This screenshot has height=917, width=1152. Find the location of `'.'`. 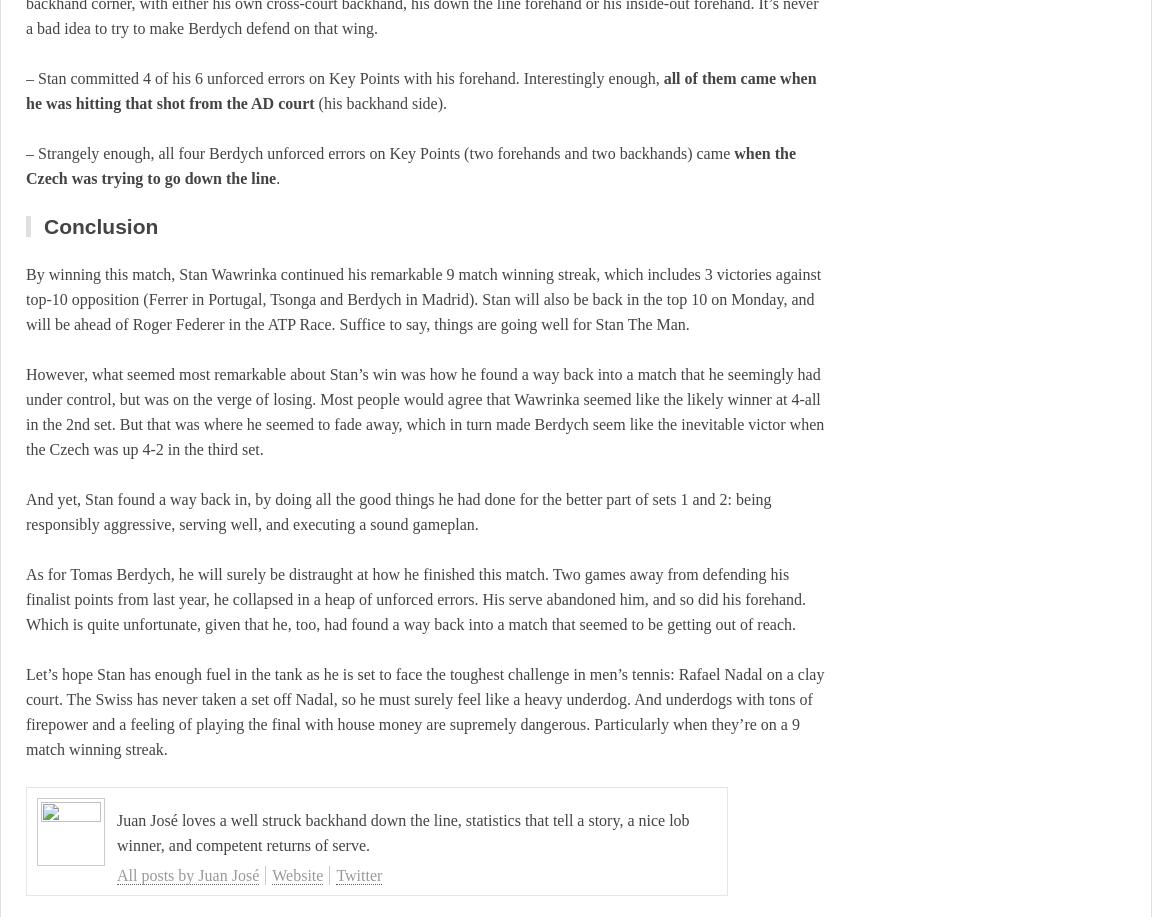

'.' is located at coordinates (277, 178).